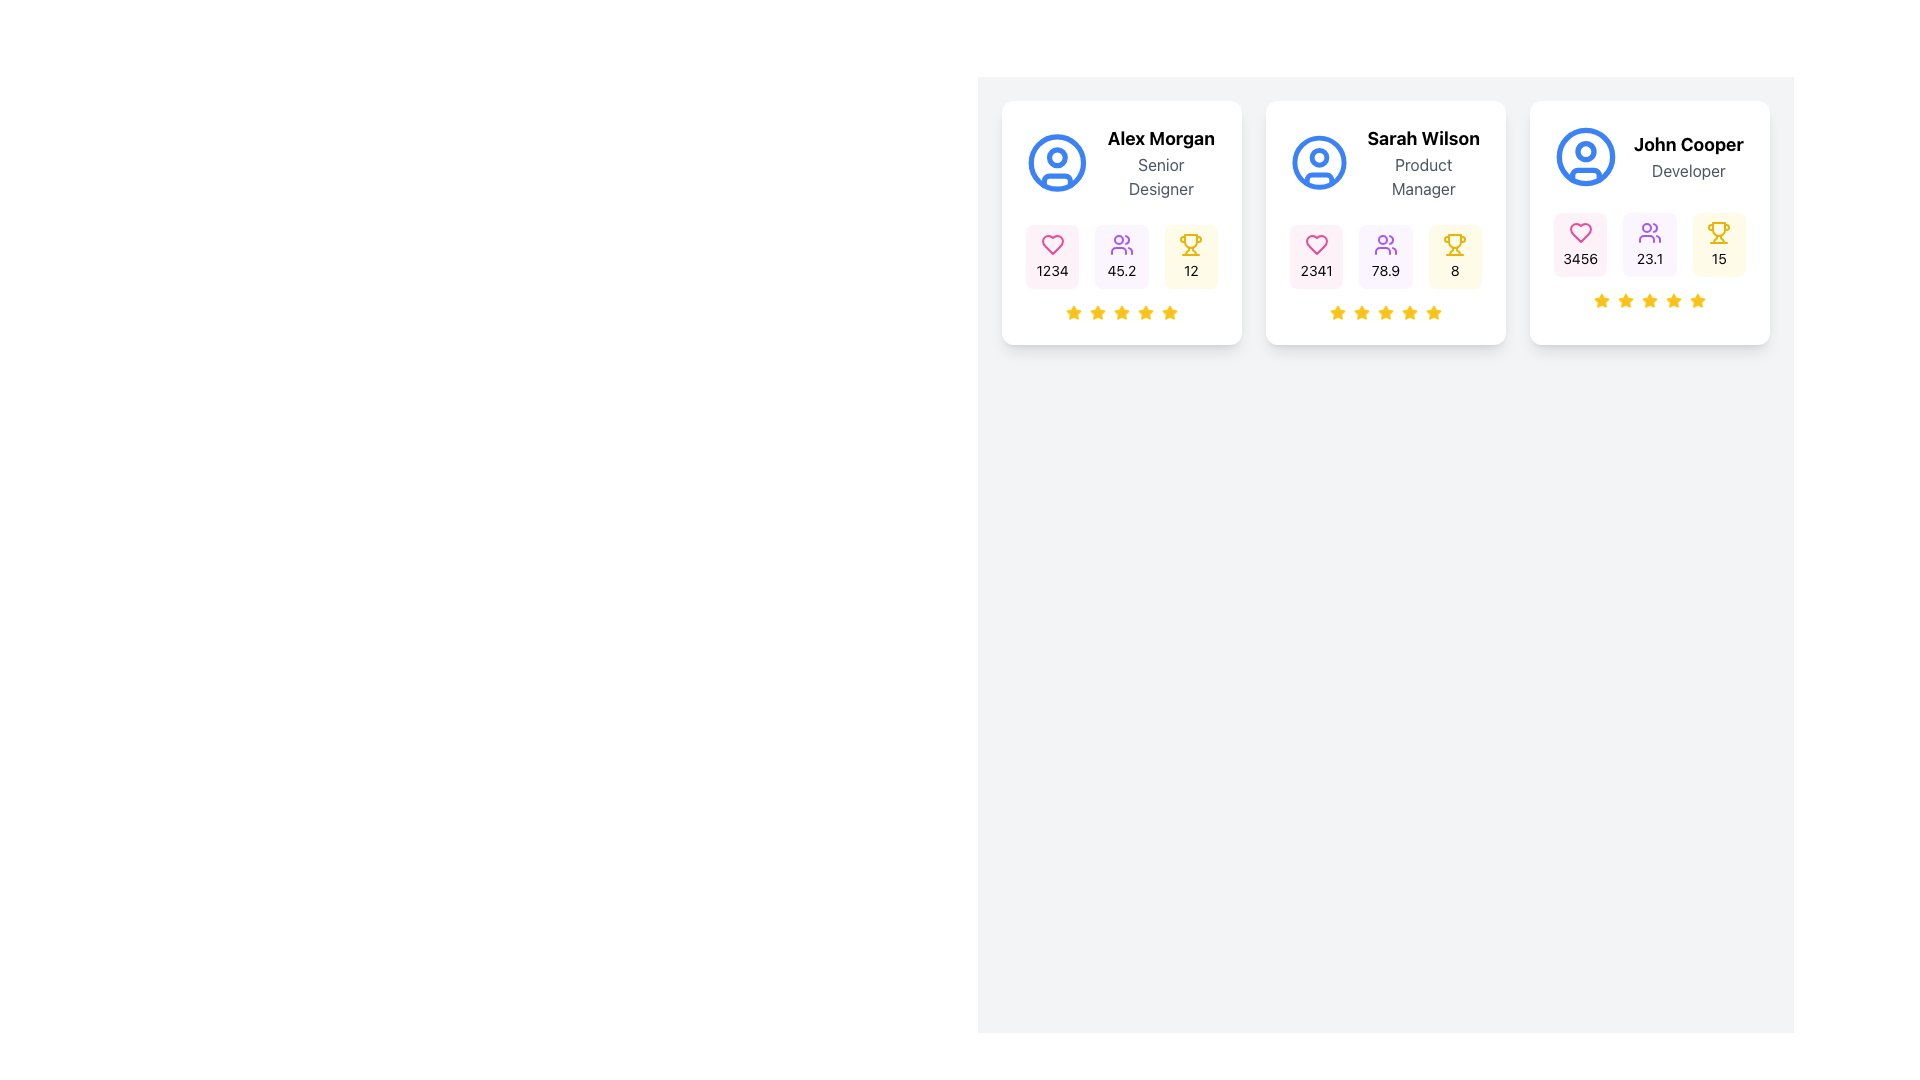  What do you see at coordinates (1190, 256) in the screenshot?
I see `the Data Display element that shows a trophy icon with the number '12'` at bounding box center [1190, 256].